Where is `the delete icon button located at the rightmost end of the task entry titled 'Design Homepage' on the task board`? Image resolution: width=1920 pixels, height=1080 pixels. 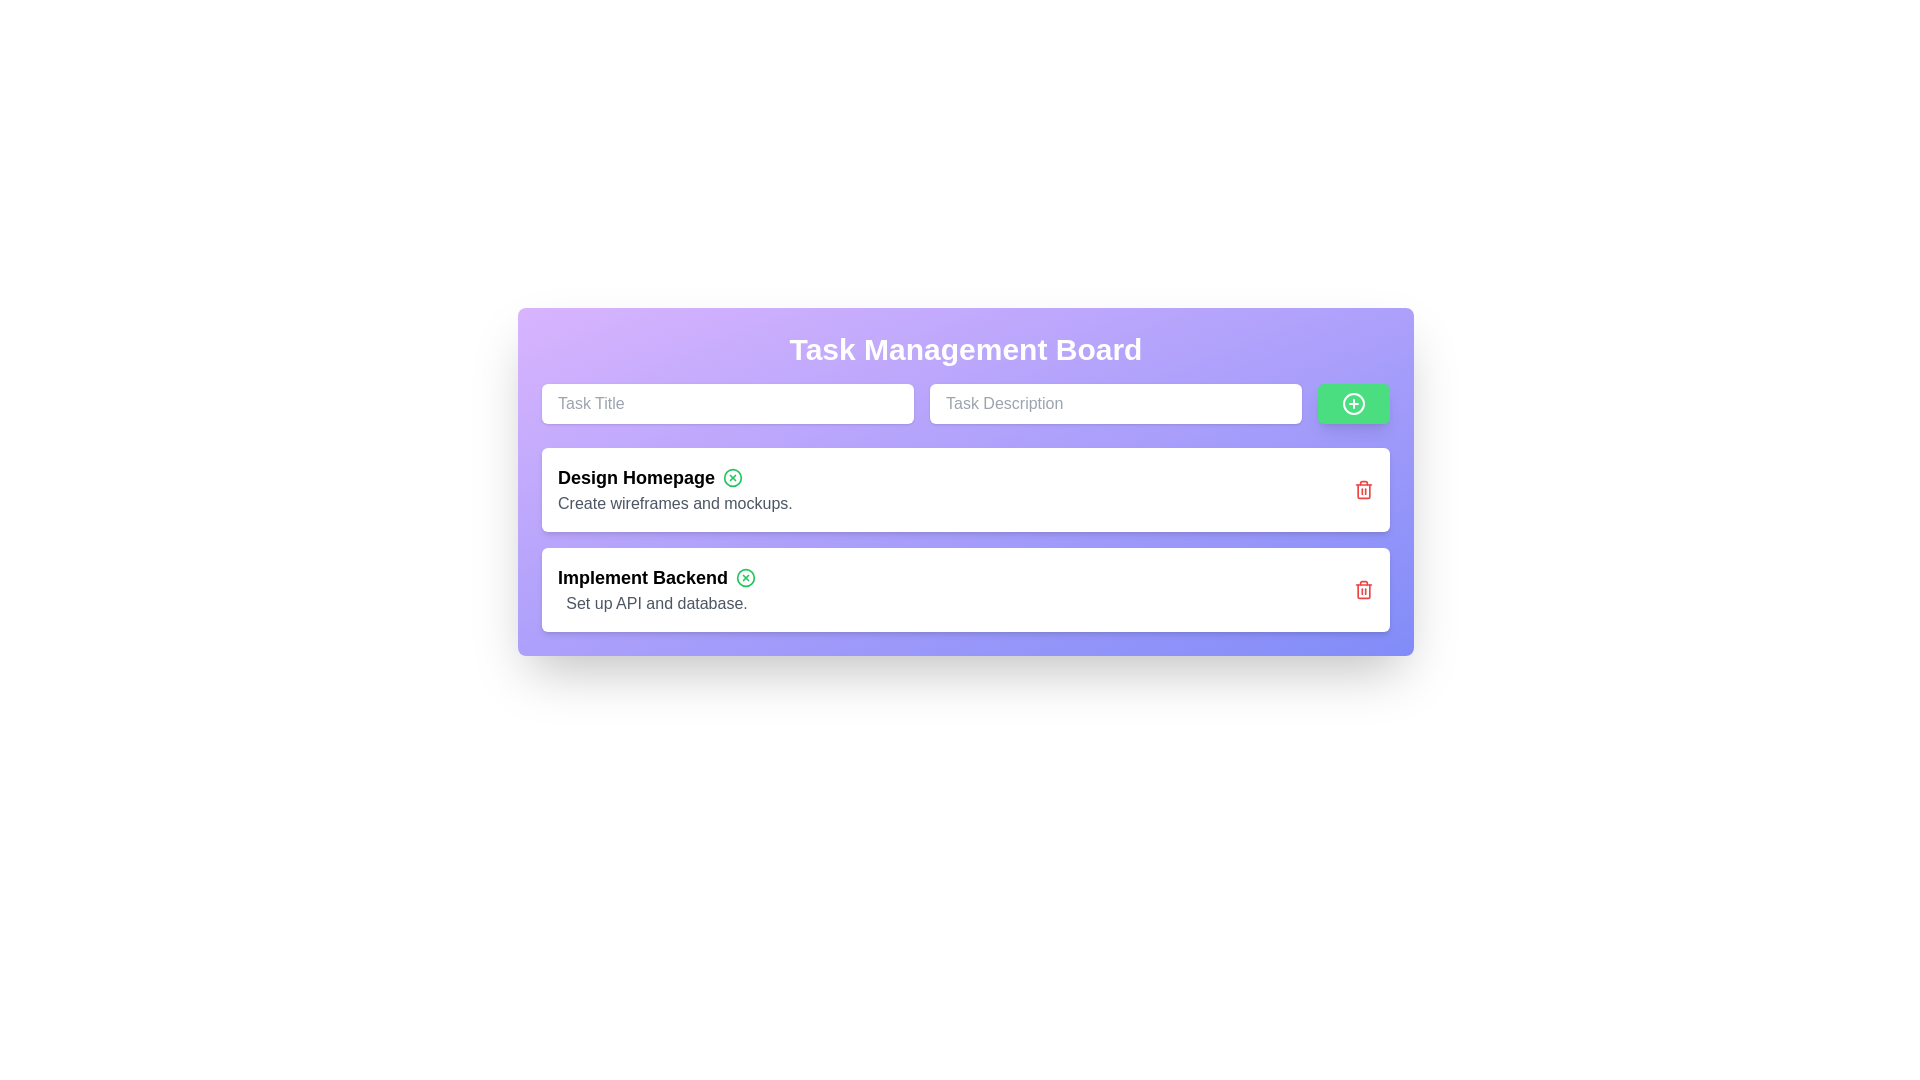 the delete icon button located at the rightmost end of the task entry titled 'Design Homepage' on the task board is located at coordinates (1362, 489).